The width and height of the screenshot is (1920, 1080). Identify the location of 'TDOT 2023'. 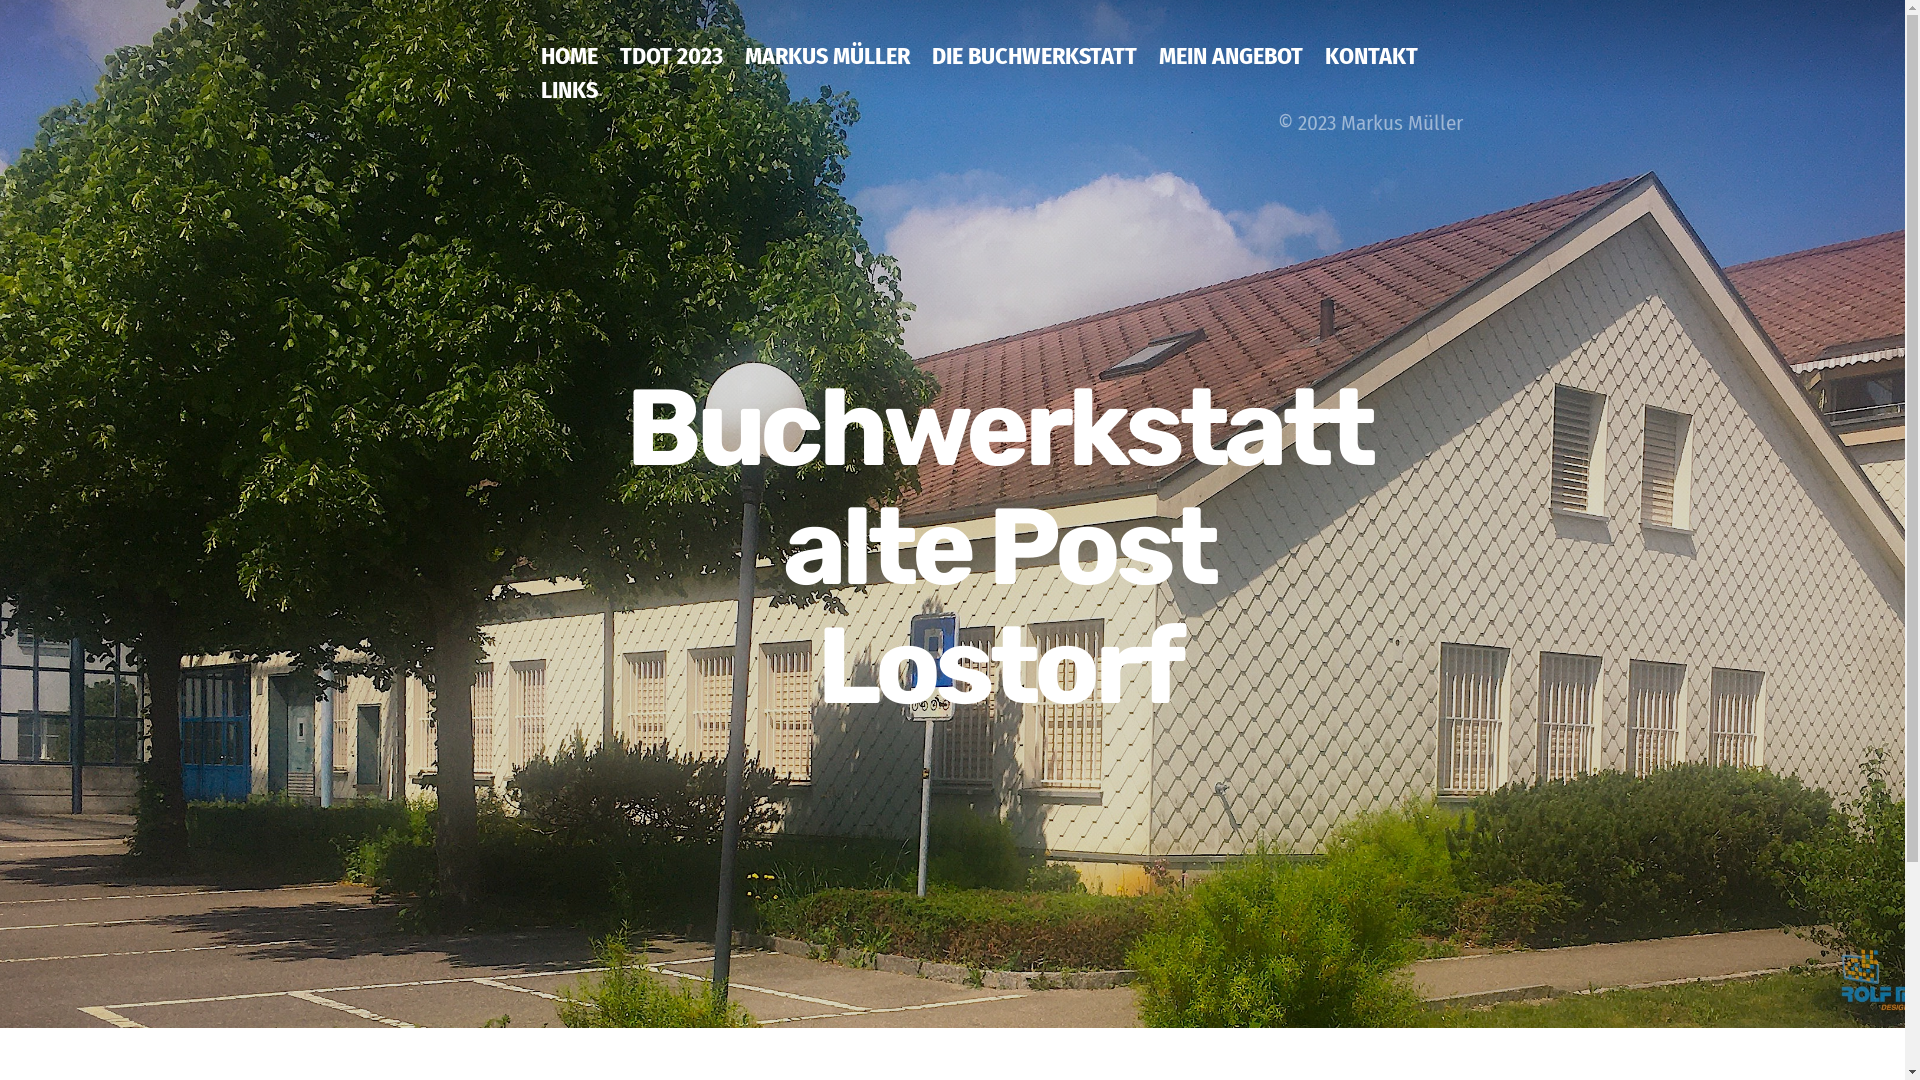
(671, 69).